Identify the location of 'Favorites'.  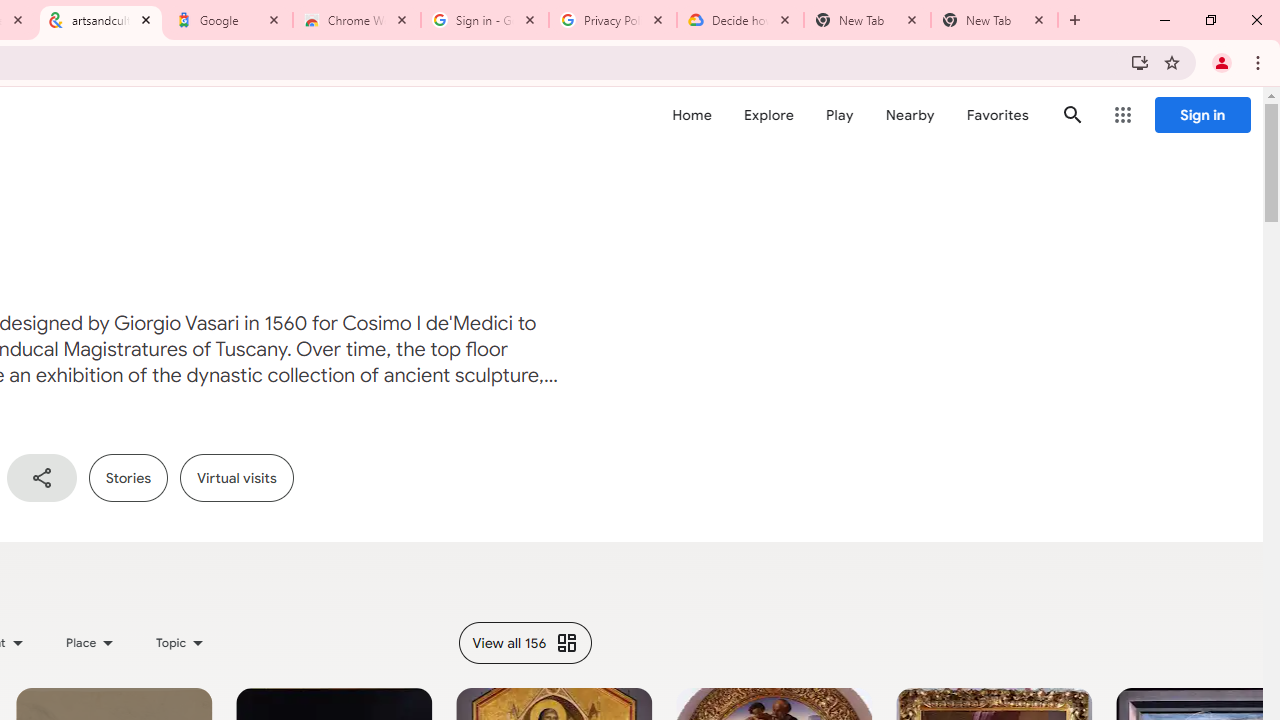
(997, 115).